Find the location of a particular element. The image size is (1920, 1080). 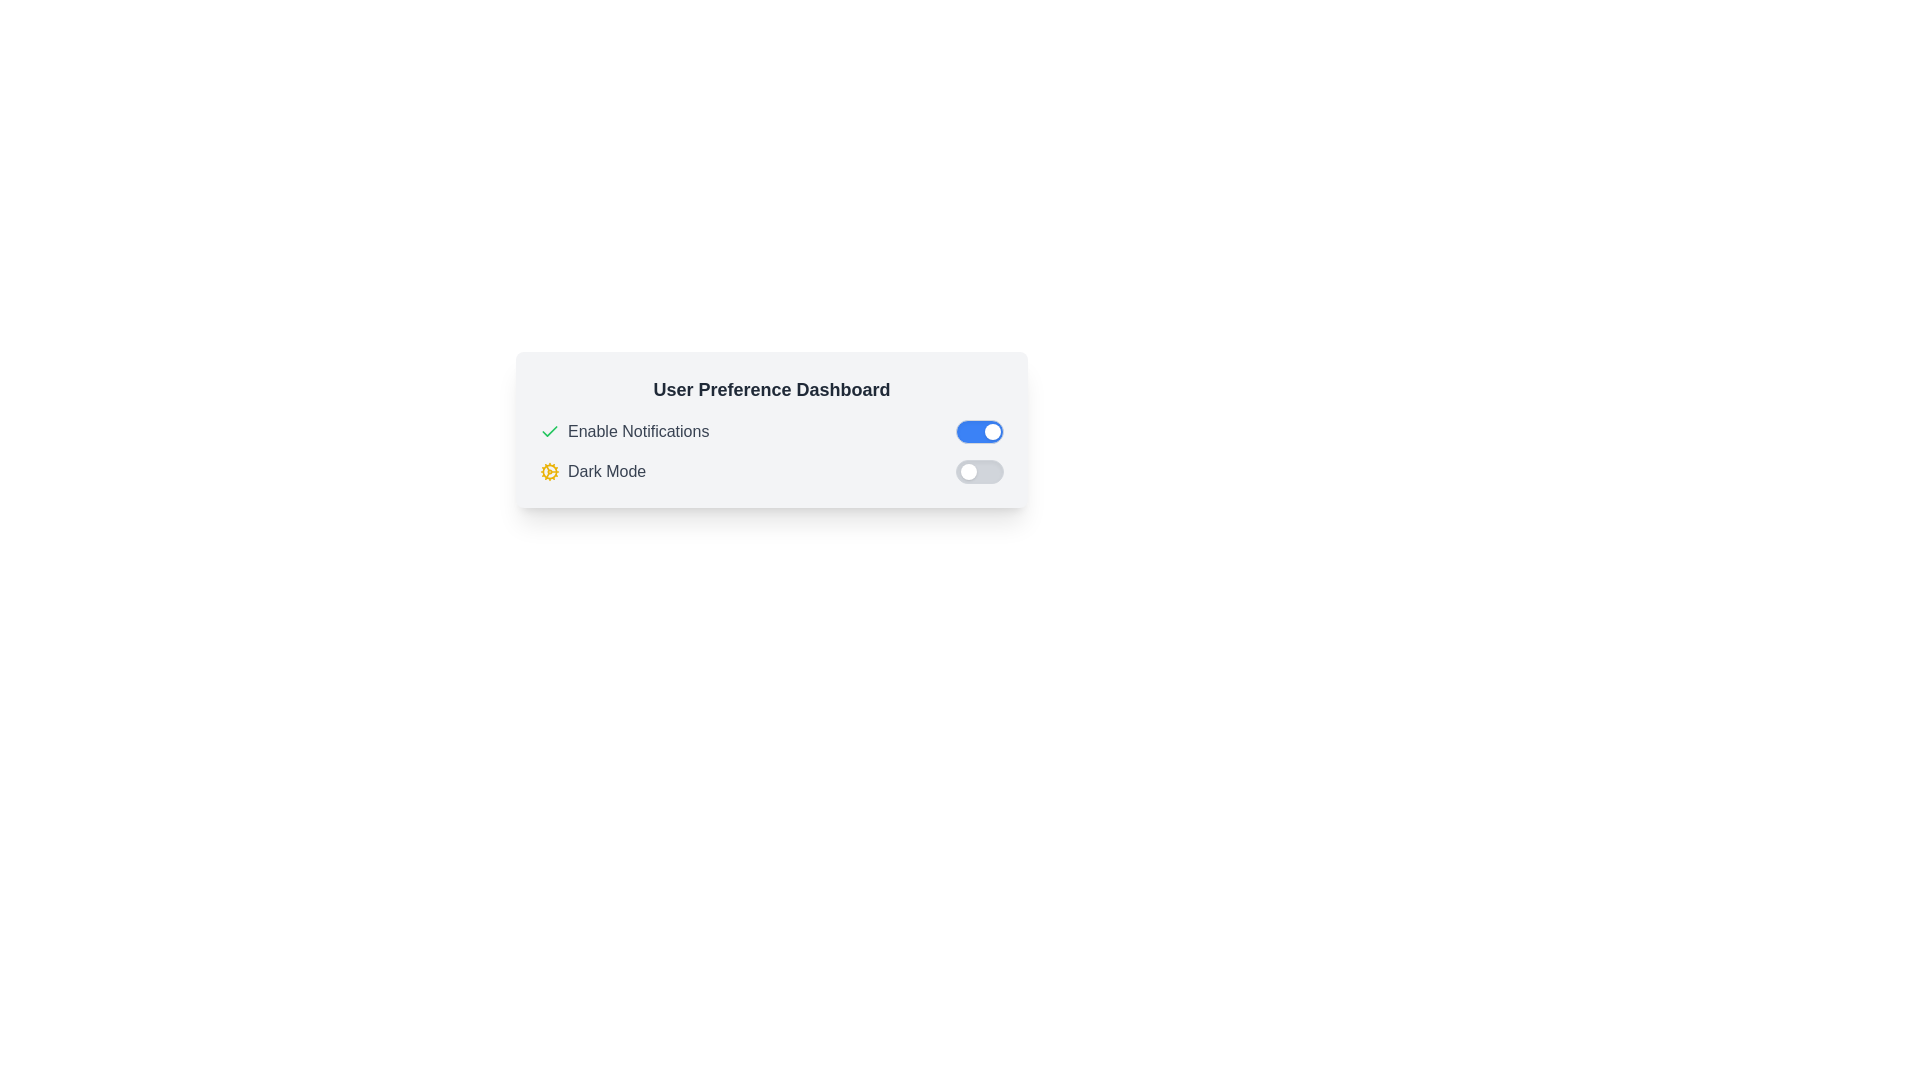

the Label and Icon Pair that toggles dark mode settings, located in the lower-left corner of the settings panel, the second item in the vertical list after 'Enable Notifications' is located at coordinates (592, 471).